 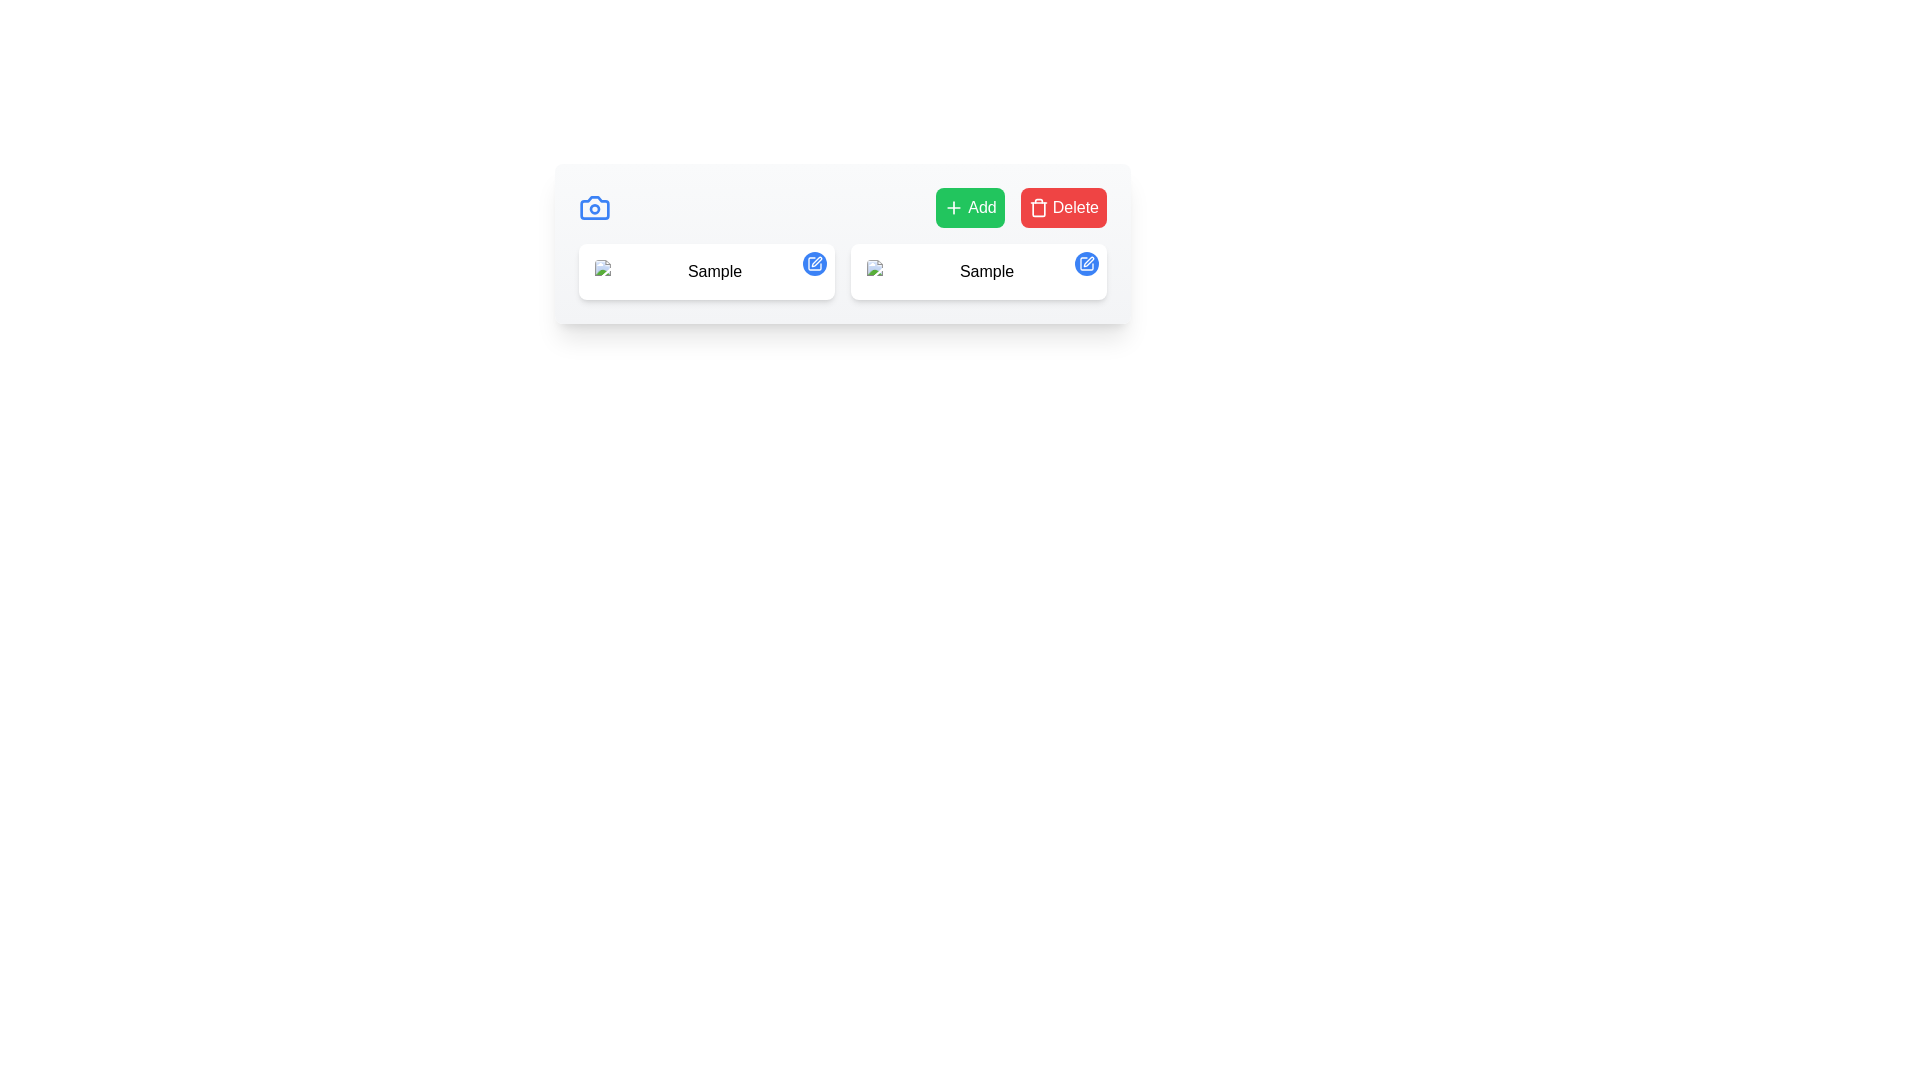 I want to click on the delete button located in the upper section of the interface, which is the last button in a row of buttons, so click(x=1062, y=208).